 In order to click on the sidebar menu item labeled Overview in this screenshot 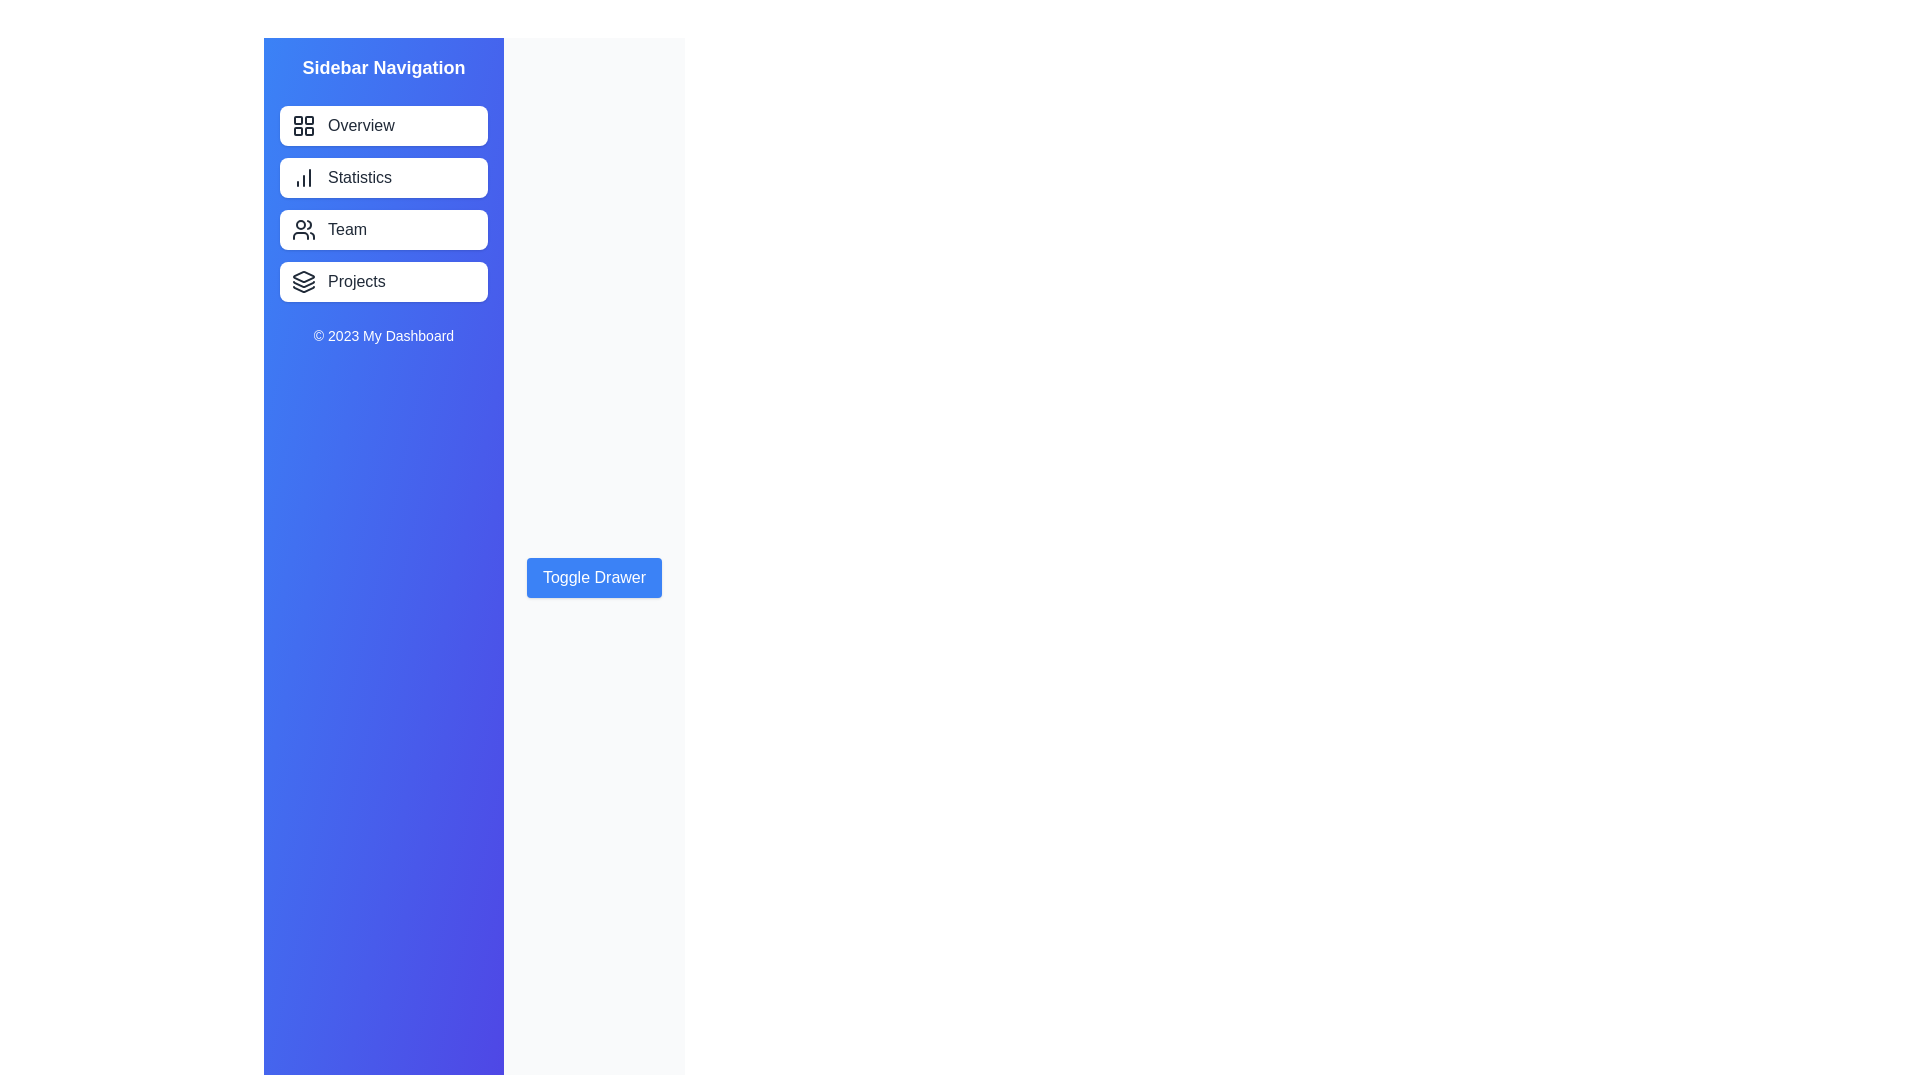, I will do `click(384, 126)`.